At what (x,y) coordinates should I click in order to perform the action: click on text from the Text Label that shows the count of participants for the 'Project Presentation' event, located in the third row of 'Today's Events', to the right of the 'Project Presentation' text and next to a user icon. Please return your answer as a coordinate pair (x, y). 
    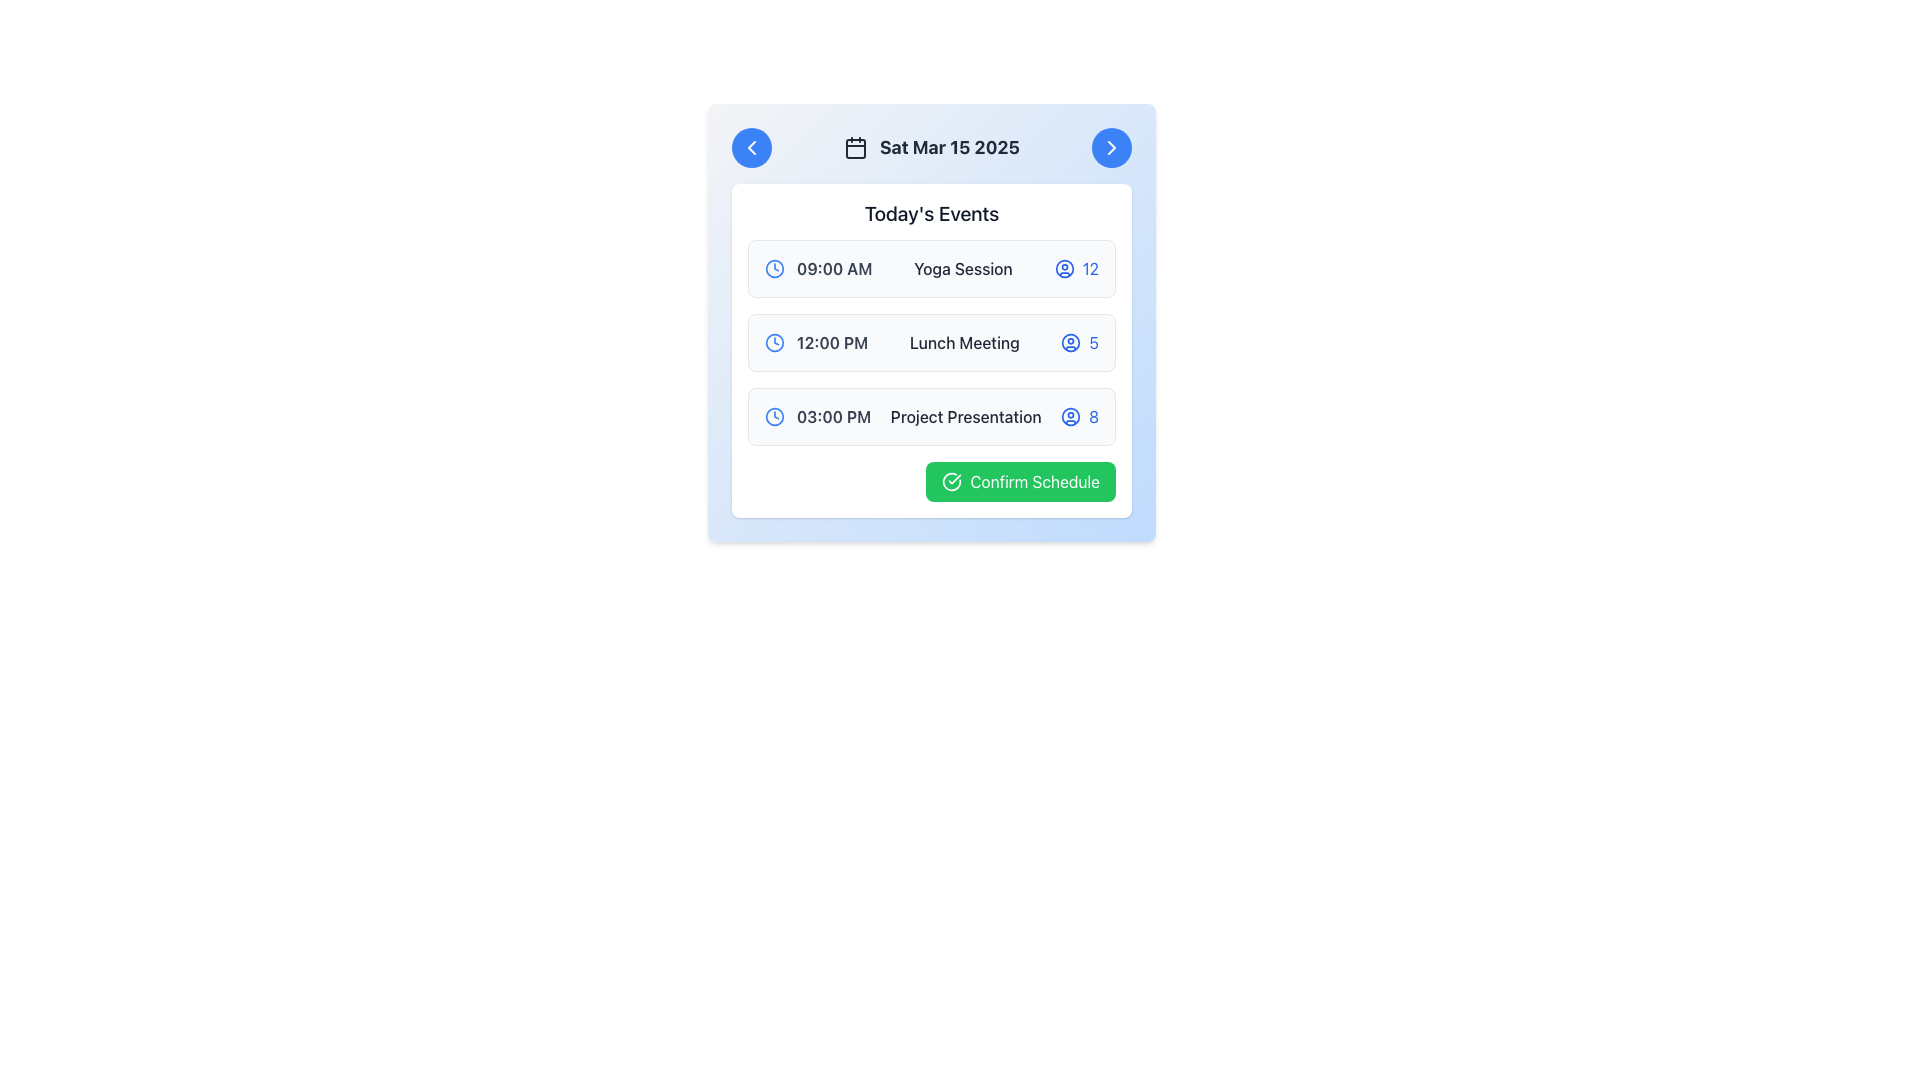
    Looking at the image, I should click on (1079, 415).